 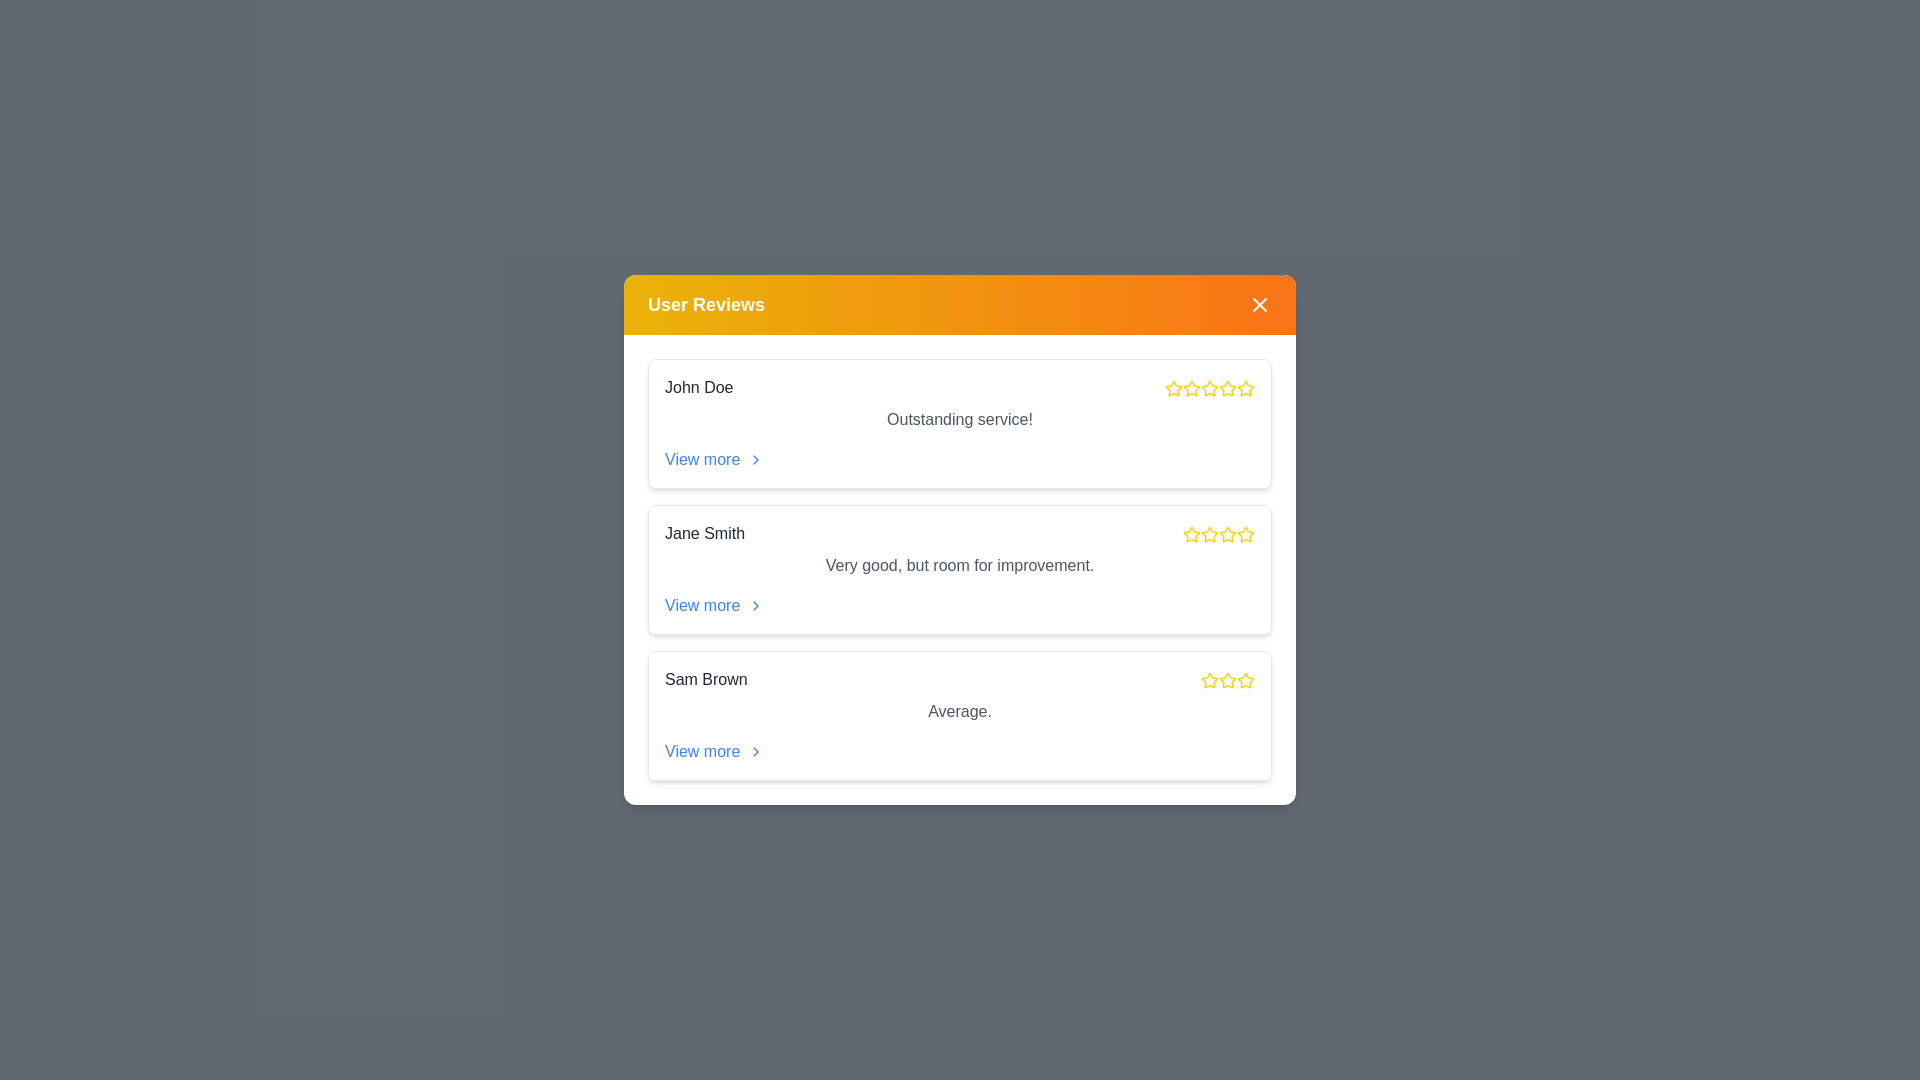 What do you see at coordinates (714, 604) in the screenshot?
I see `the 'View more' link for the review by Jane Smith` at bounding box center [714, 604].